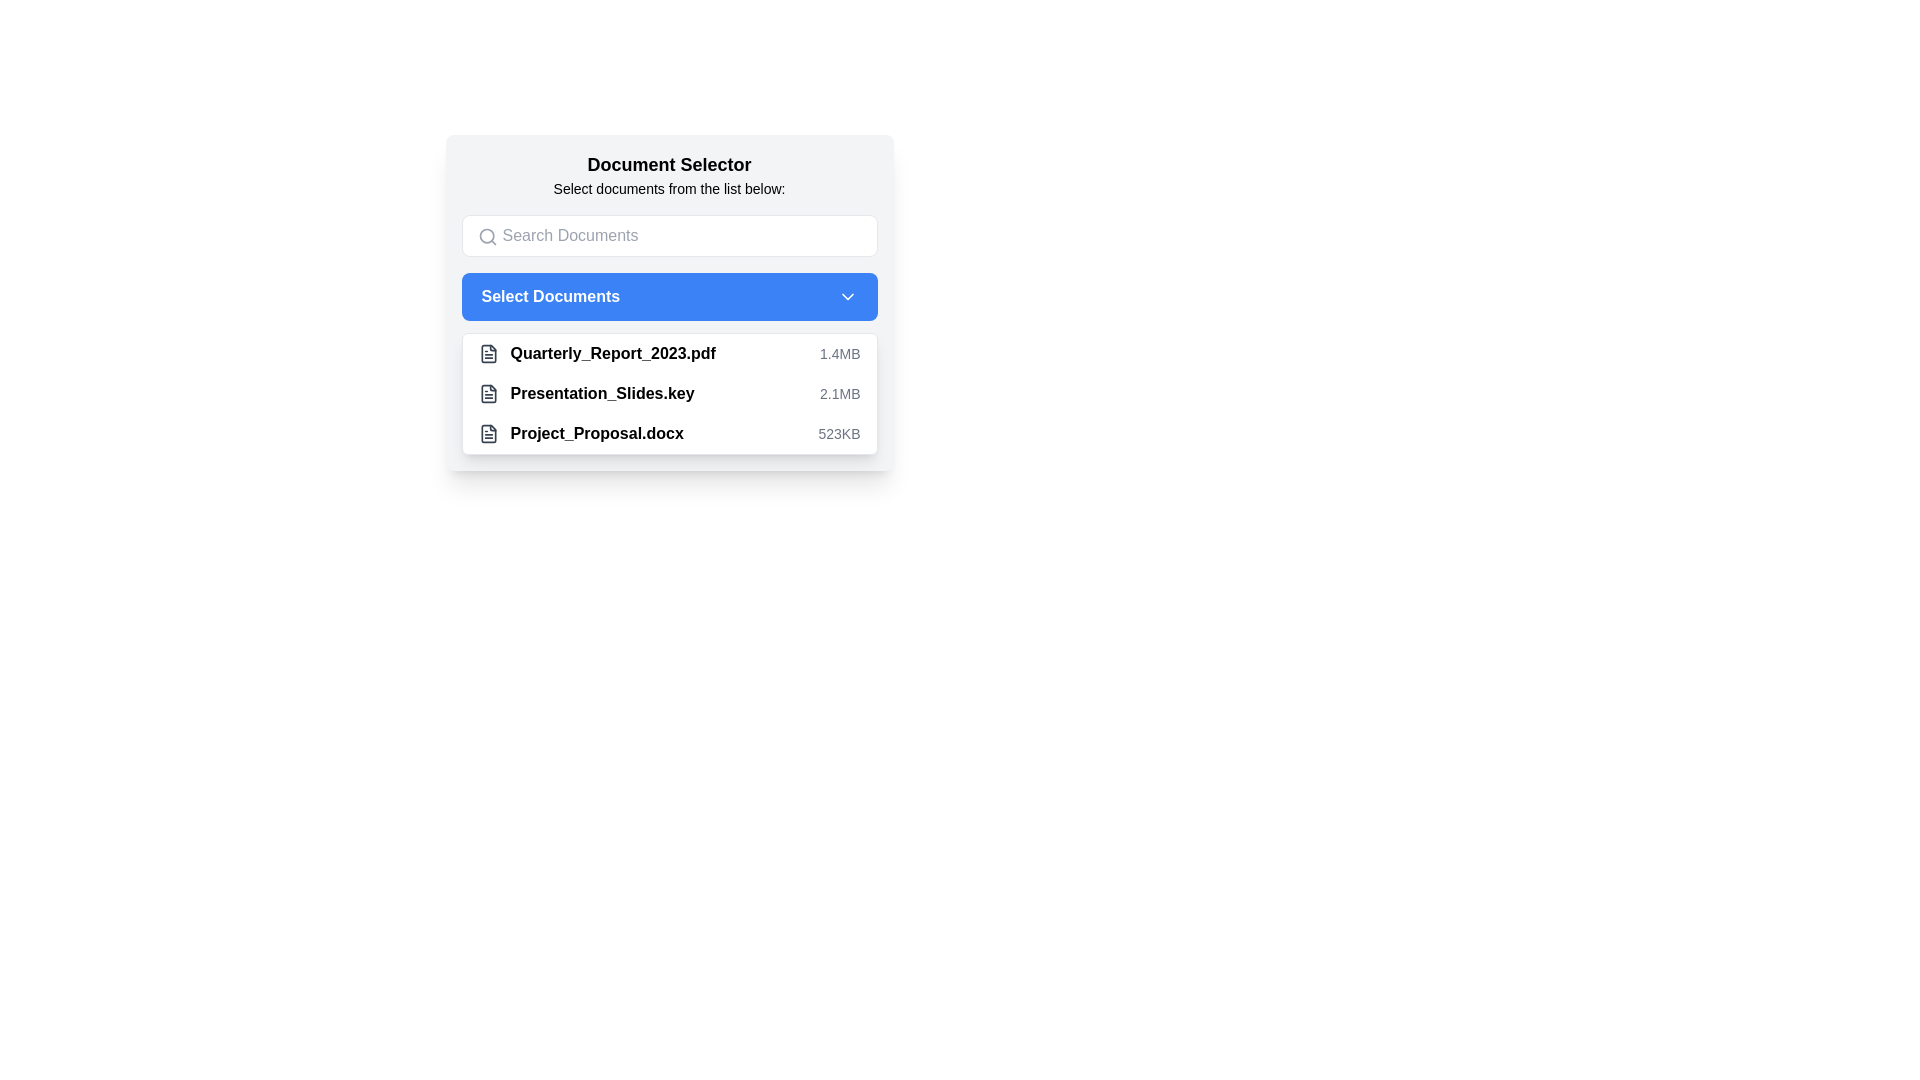 The width and height of the screenshot is (1920, 1080). I want to click on title label indicating the purpose of the interface for document selection, which is the topmost text element in the UI, so click(669, 164).